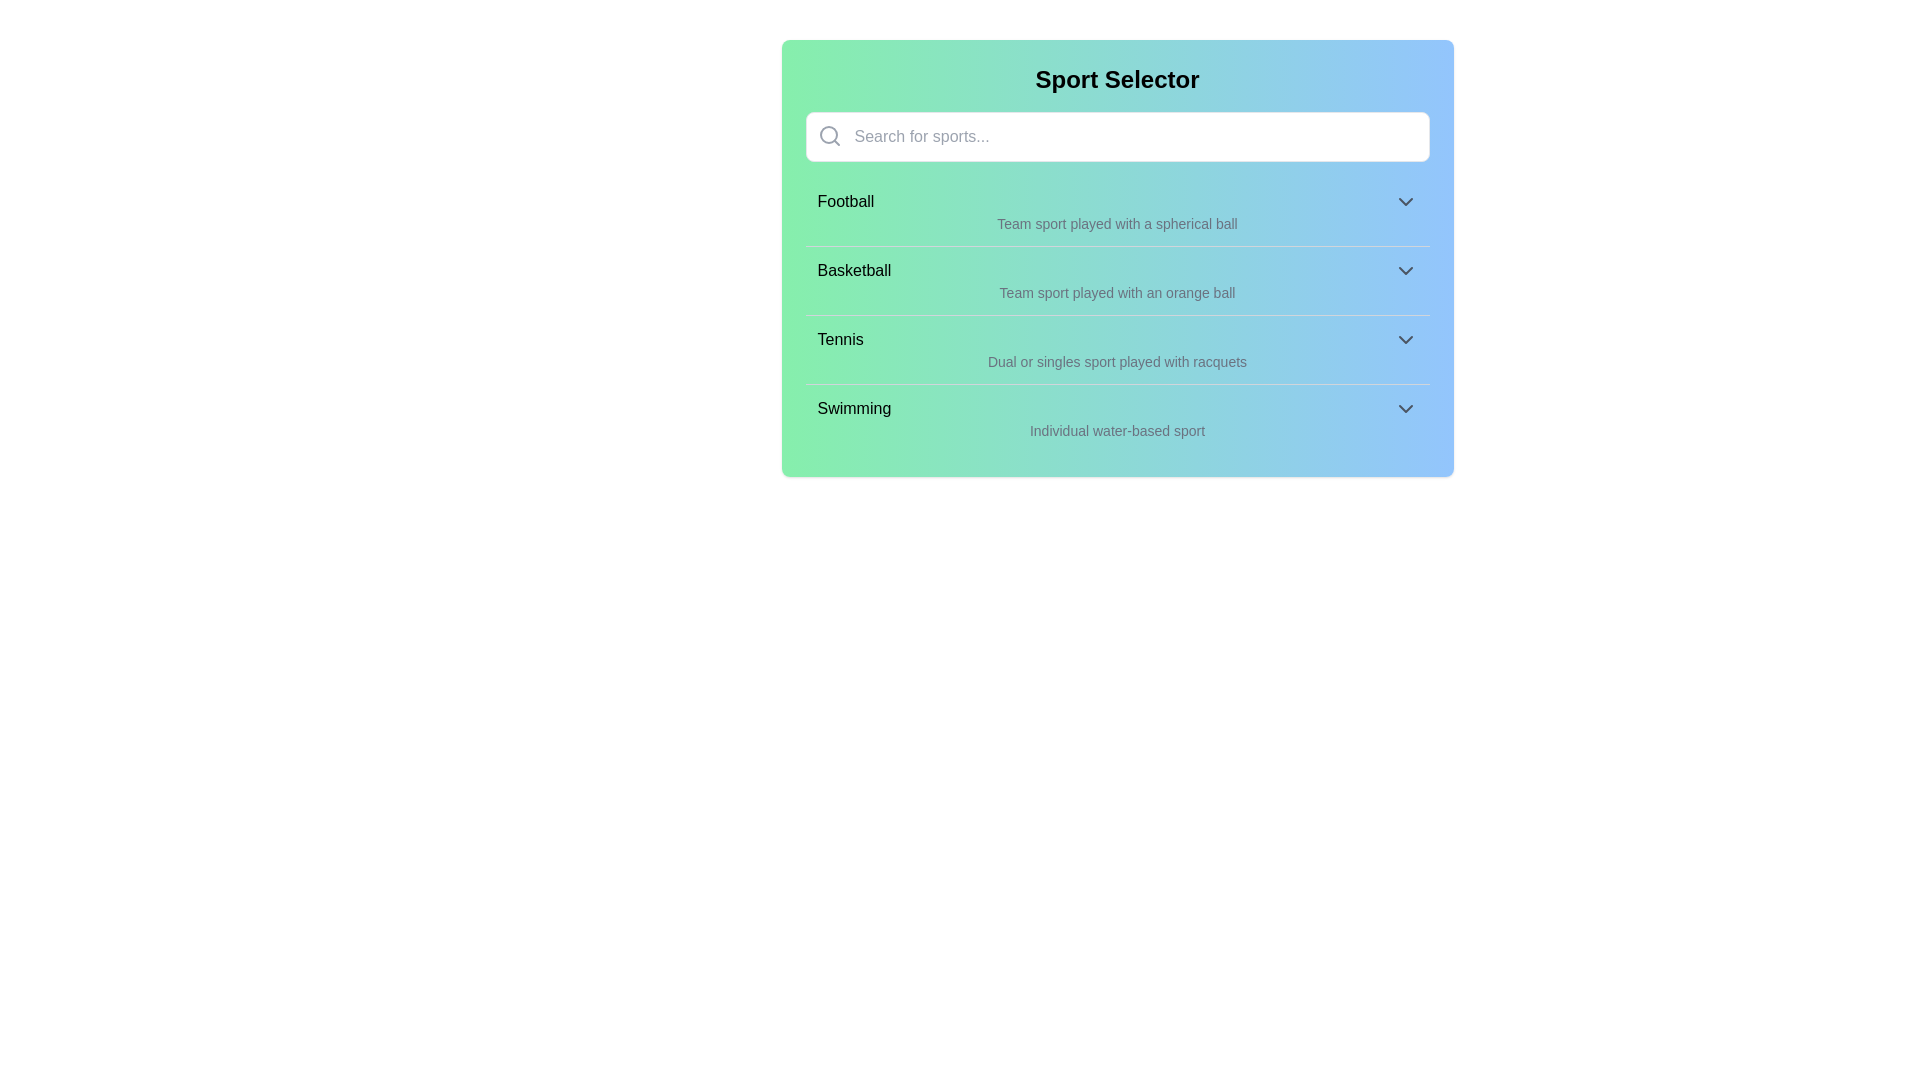  What do you see at coordinates (1116, 79) in the screenshot?
I see `the bold, centered heading text 'Sport Selector' at the top of the card-like structure with a gradient background` at bounding box center [1116, 79].